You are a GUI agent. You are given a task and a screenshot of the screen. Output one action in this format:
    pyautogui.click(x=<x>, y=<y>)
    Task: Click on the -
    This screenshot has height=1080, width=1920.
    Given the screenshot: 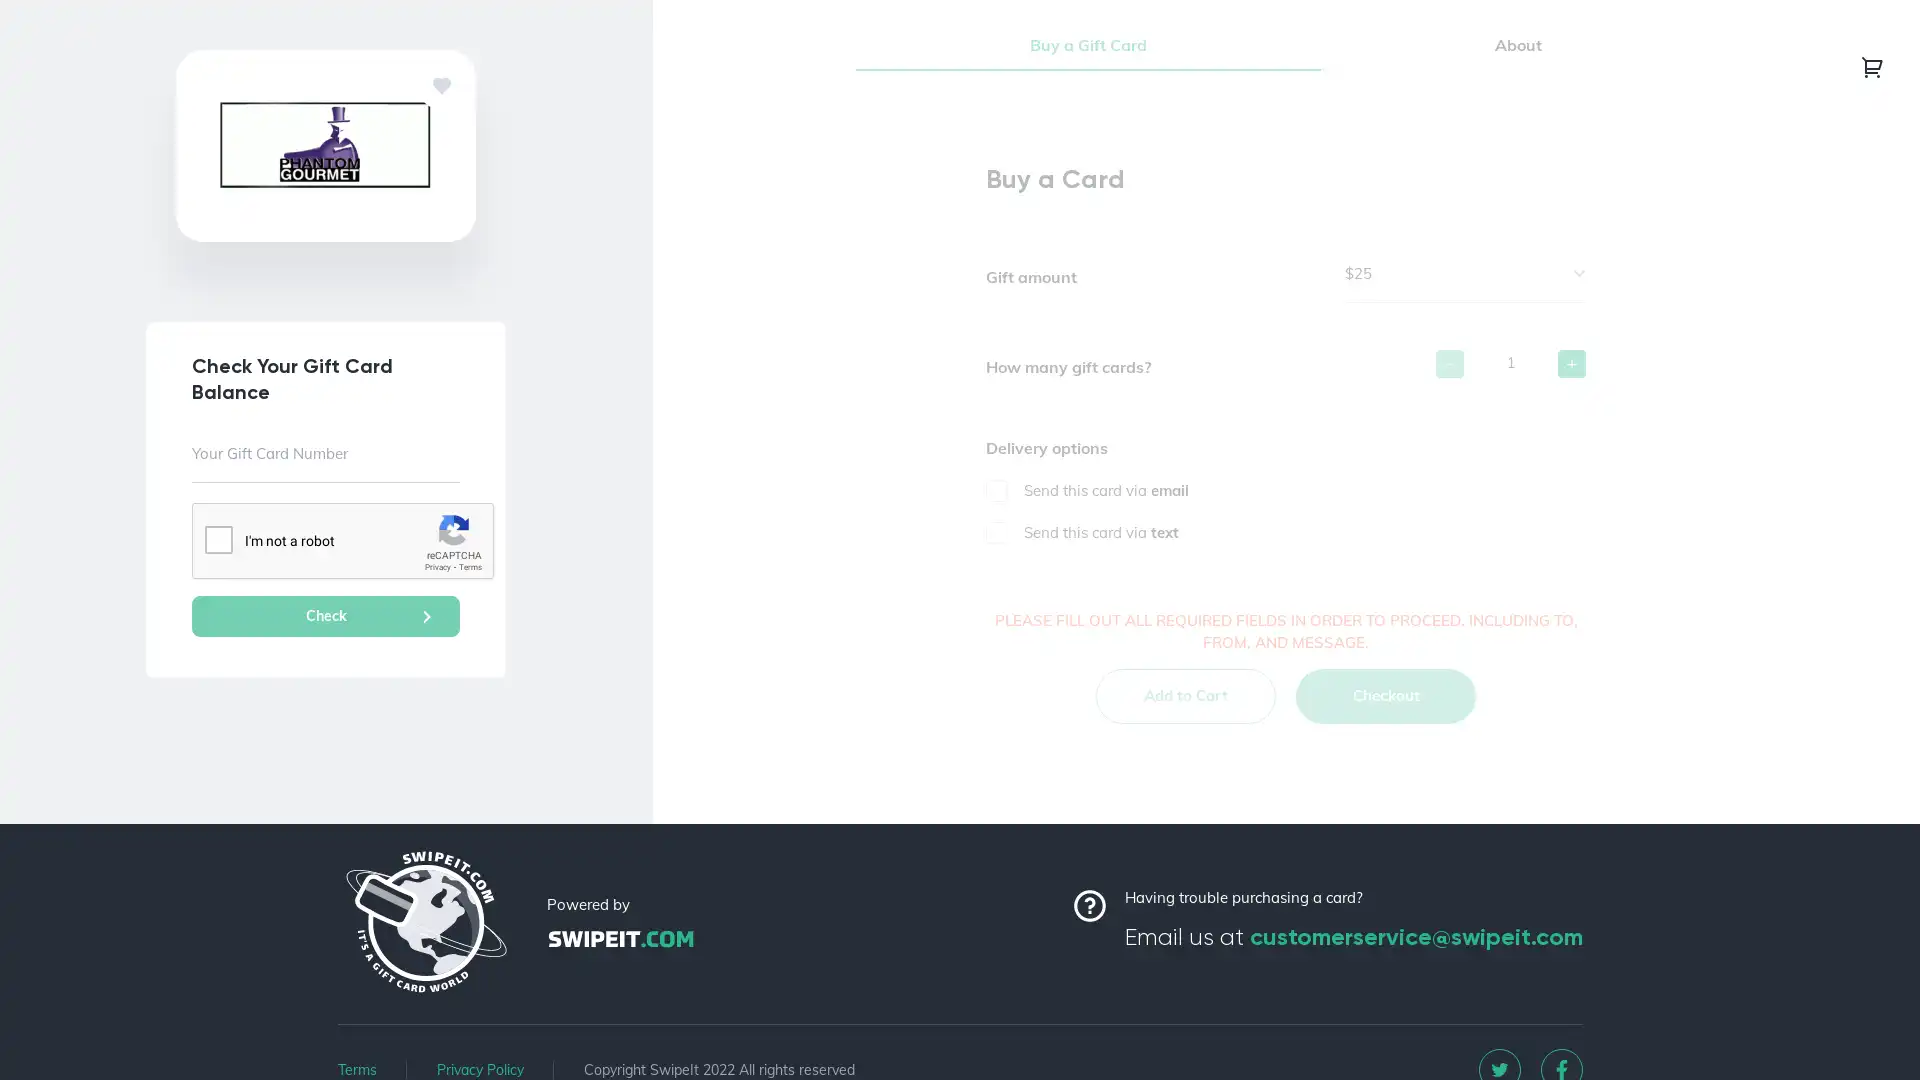 What is the action you would take?
    pyautogui.click(x=1449, y=384)
    